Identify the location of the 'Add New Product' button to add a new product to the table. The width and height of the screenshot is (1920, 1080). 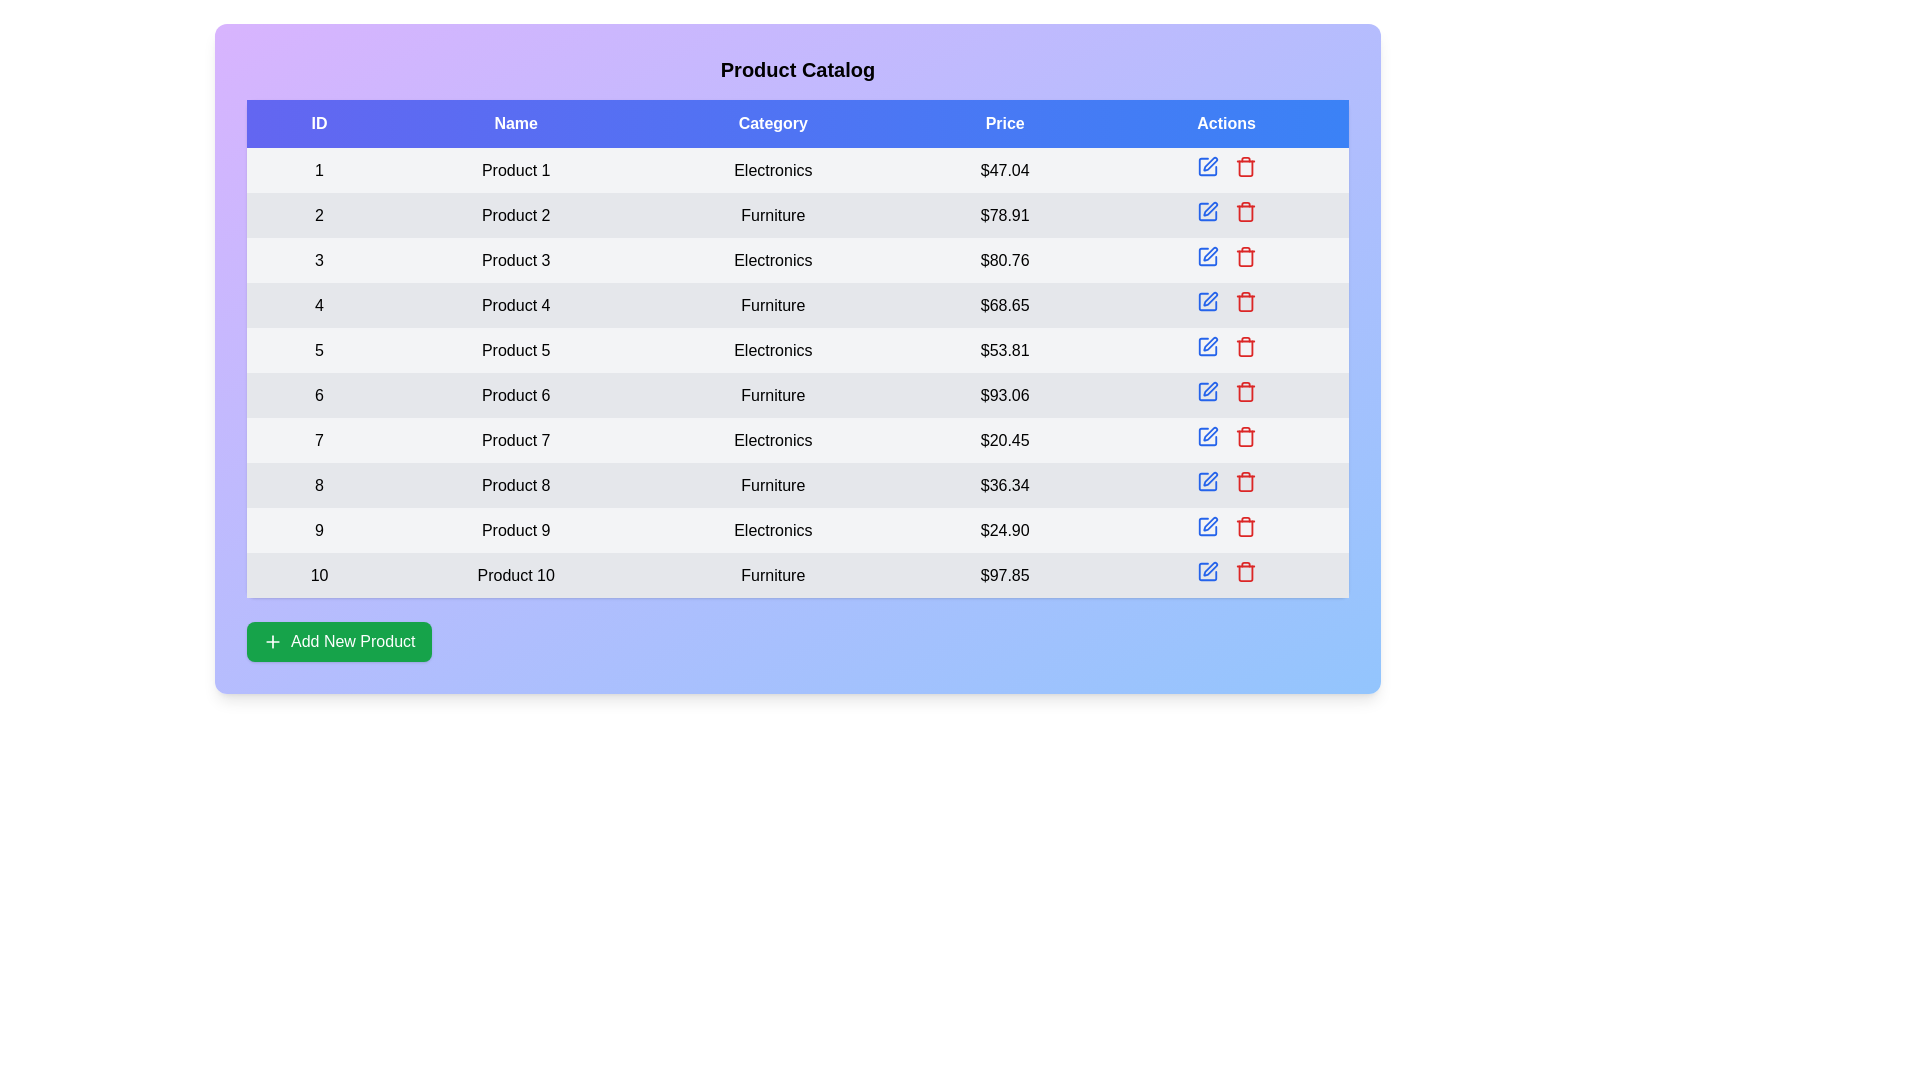
(339, 641).